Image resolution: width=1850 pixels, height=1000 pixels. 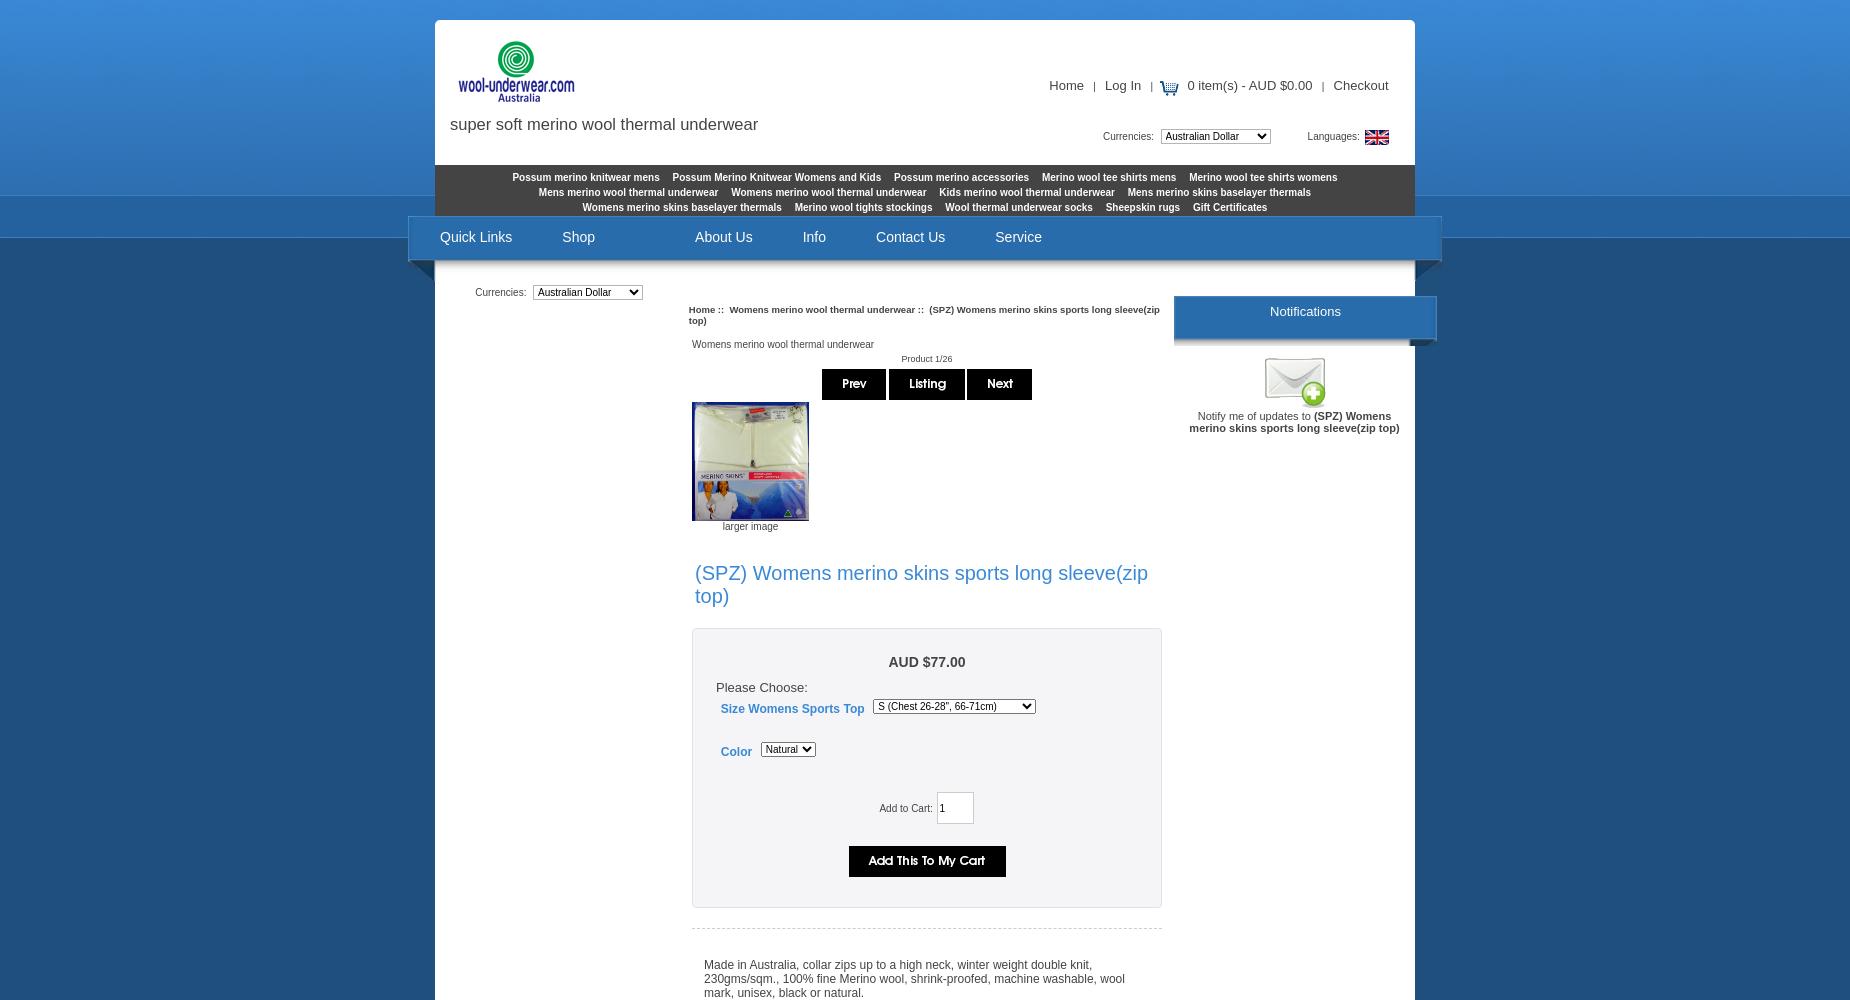 What do you see at coordinates (1141, 206) in the screenshot?
I see `'Sheepskin rugs'` at bounding box center [1141, 206].